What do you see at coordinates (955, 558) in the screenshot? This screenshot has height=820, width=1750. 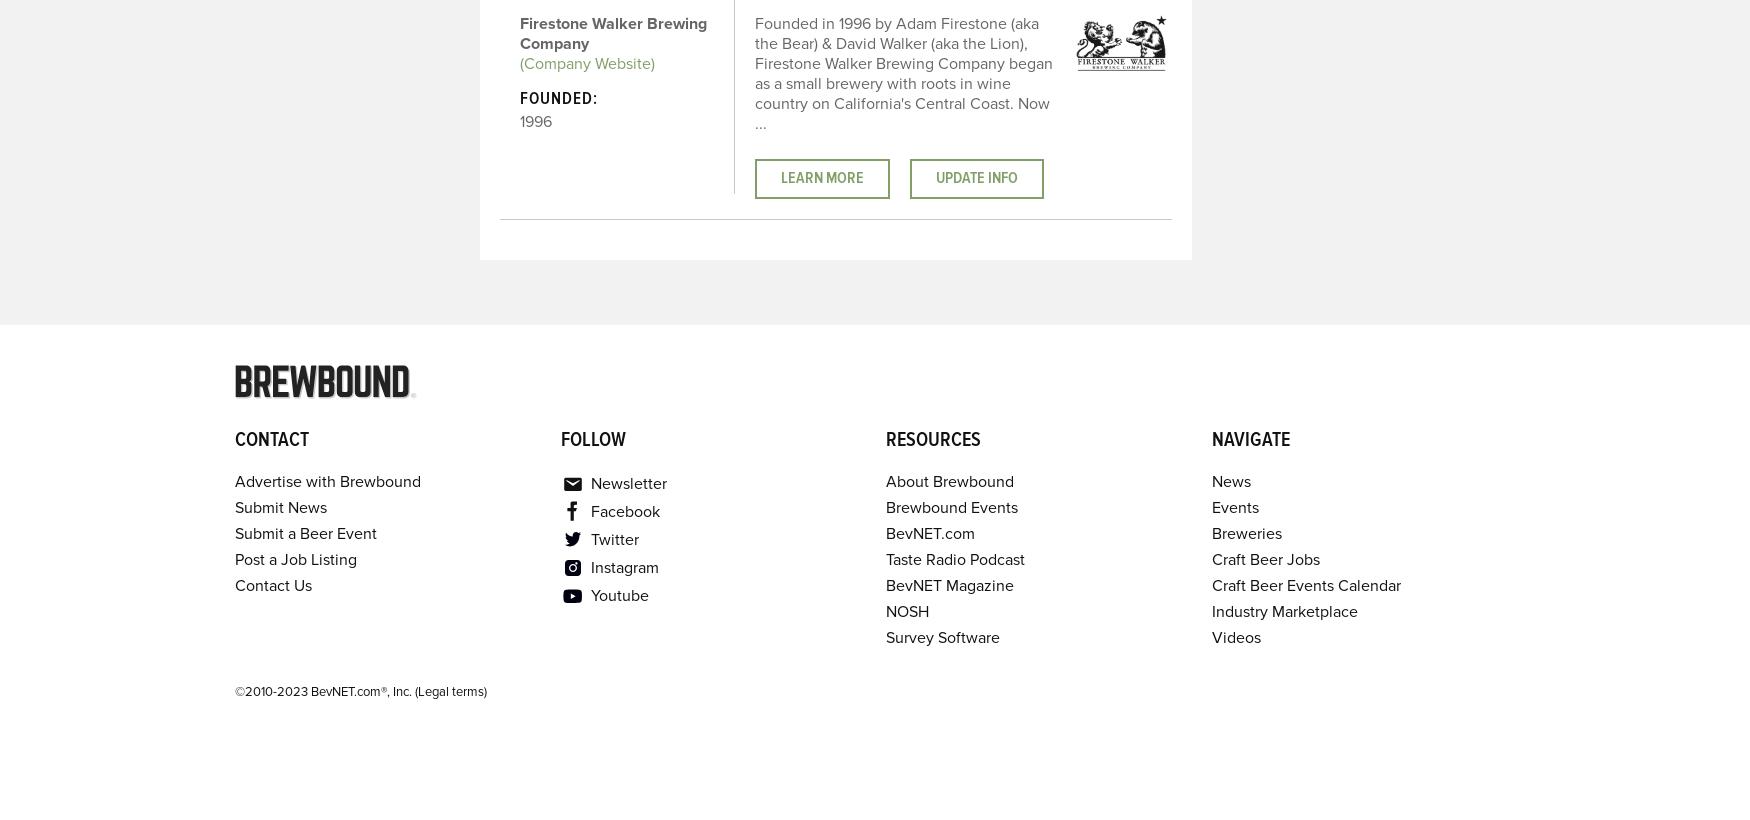 I see `'Taste Radio Podcast'` at bounding box center [955, 558].